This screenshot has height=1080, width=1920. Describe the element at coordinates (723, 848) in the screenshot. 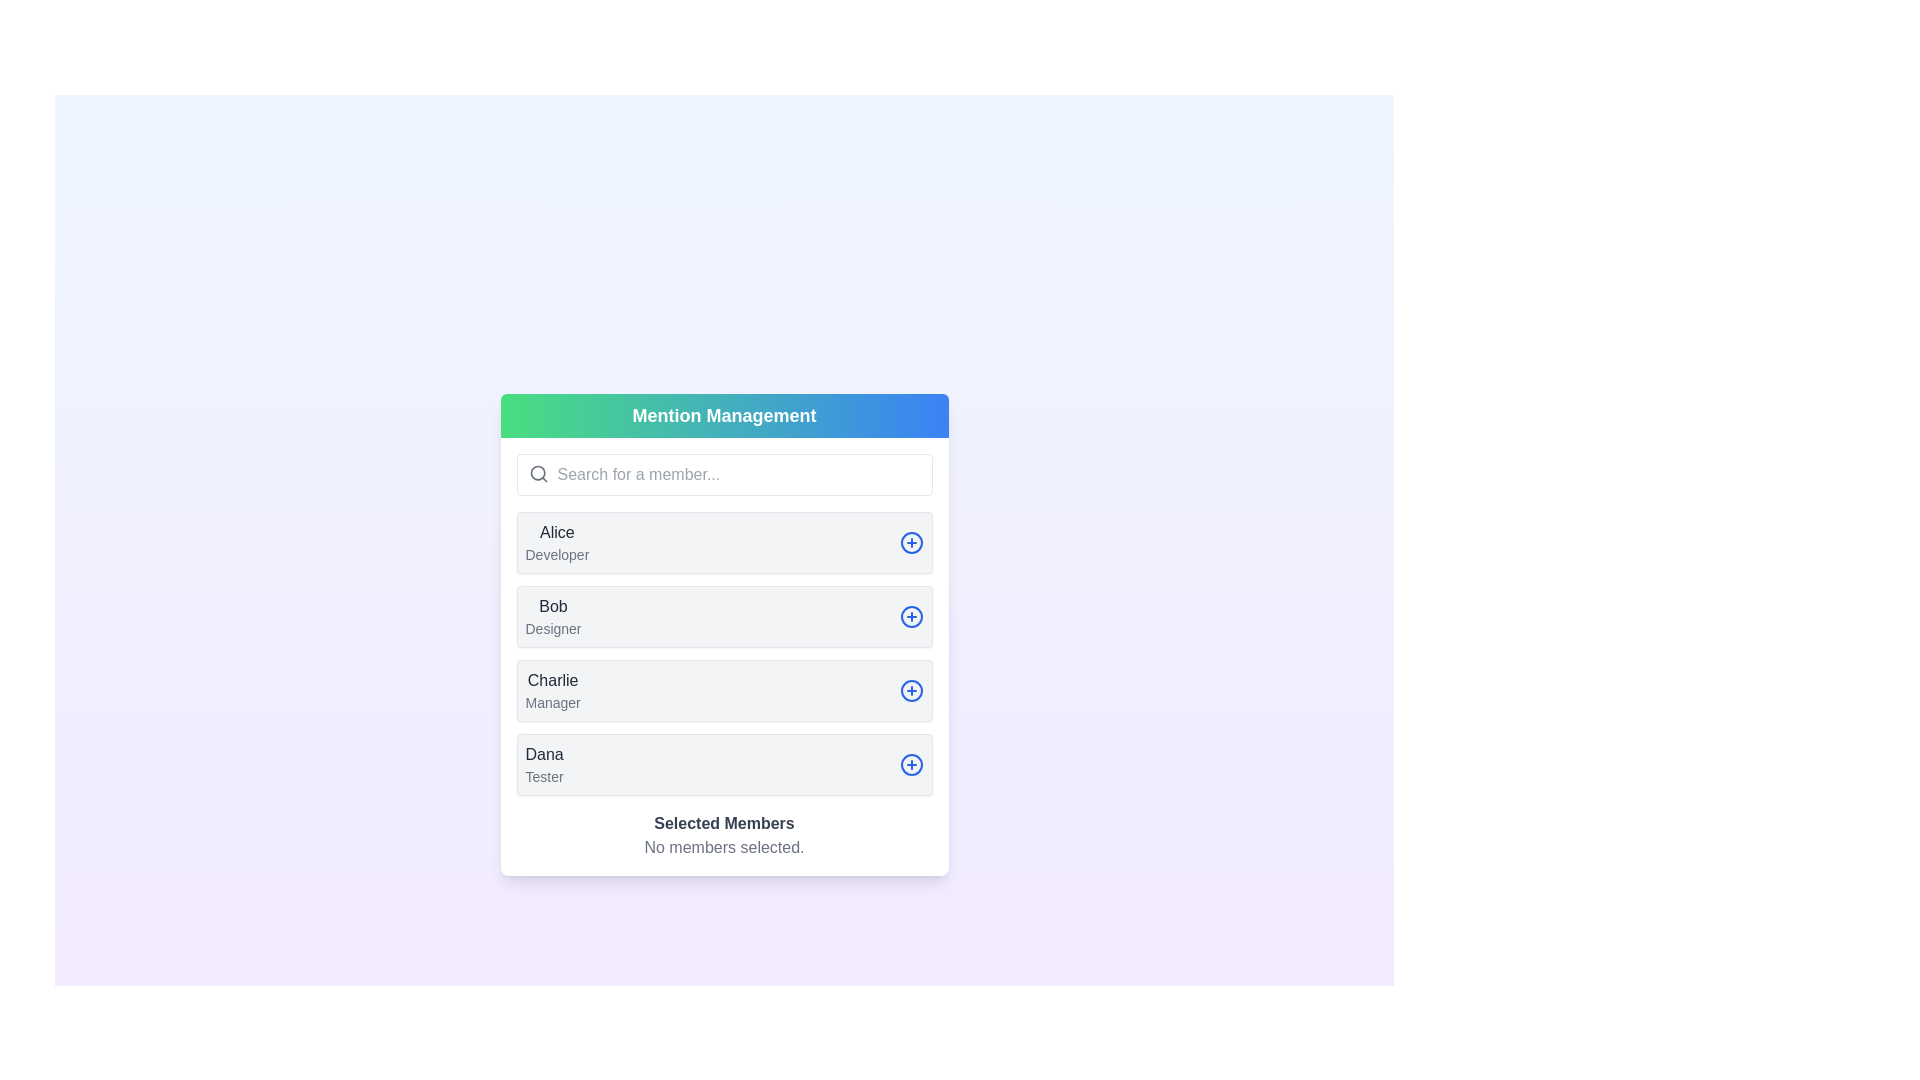

I see `the static text label indicating that no members have been selected, located in the 'Selected Members' section` at that location.